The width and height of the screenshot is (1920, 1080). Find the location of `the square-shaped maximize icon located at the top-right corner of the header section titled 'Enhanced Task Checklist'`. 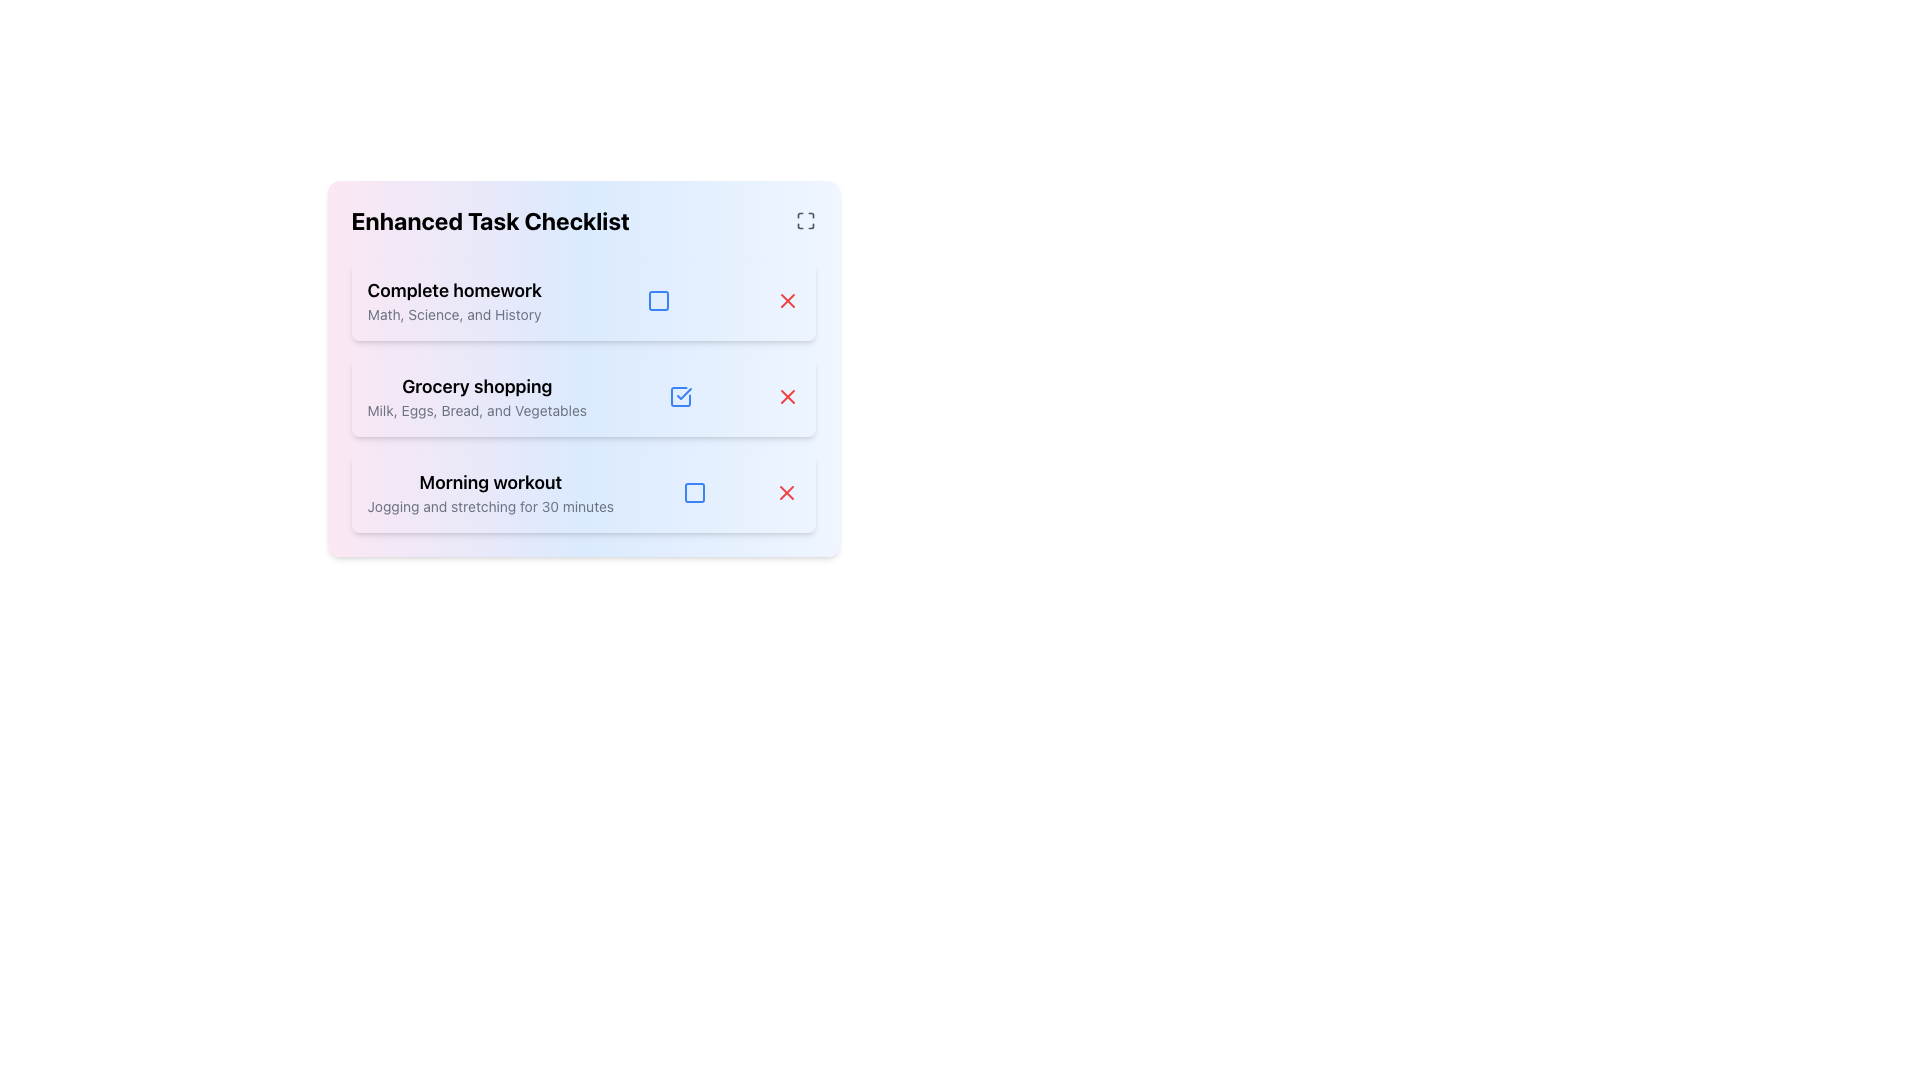

the square-shaped maximize icon located at the top-right corner of the header section titled 'Enhanced Task Checklist' is located at coordinates (805, 220).